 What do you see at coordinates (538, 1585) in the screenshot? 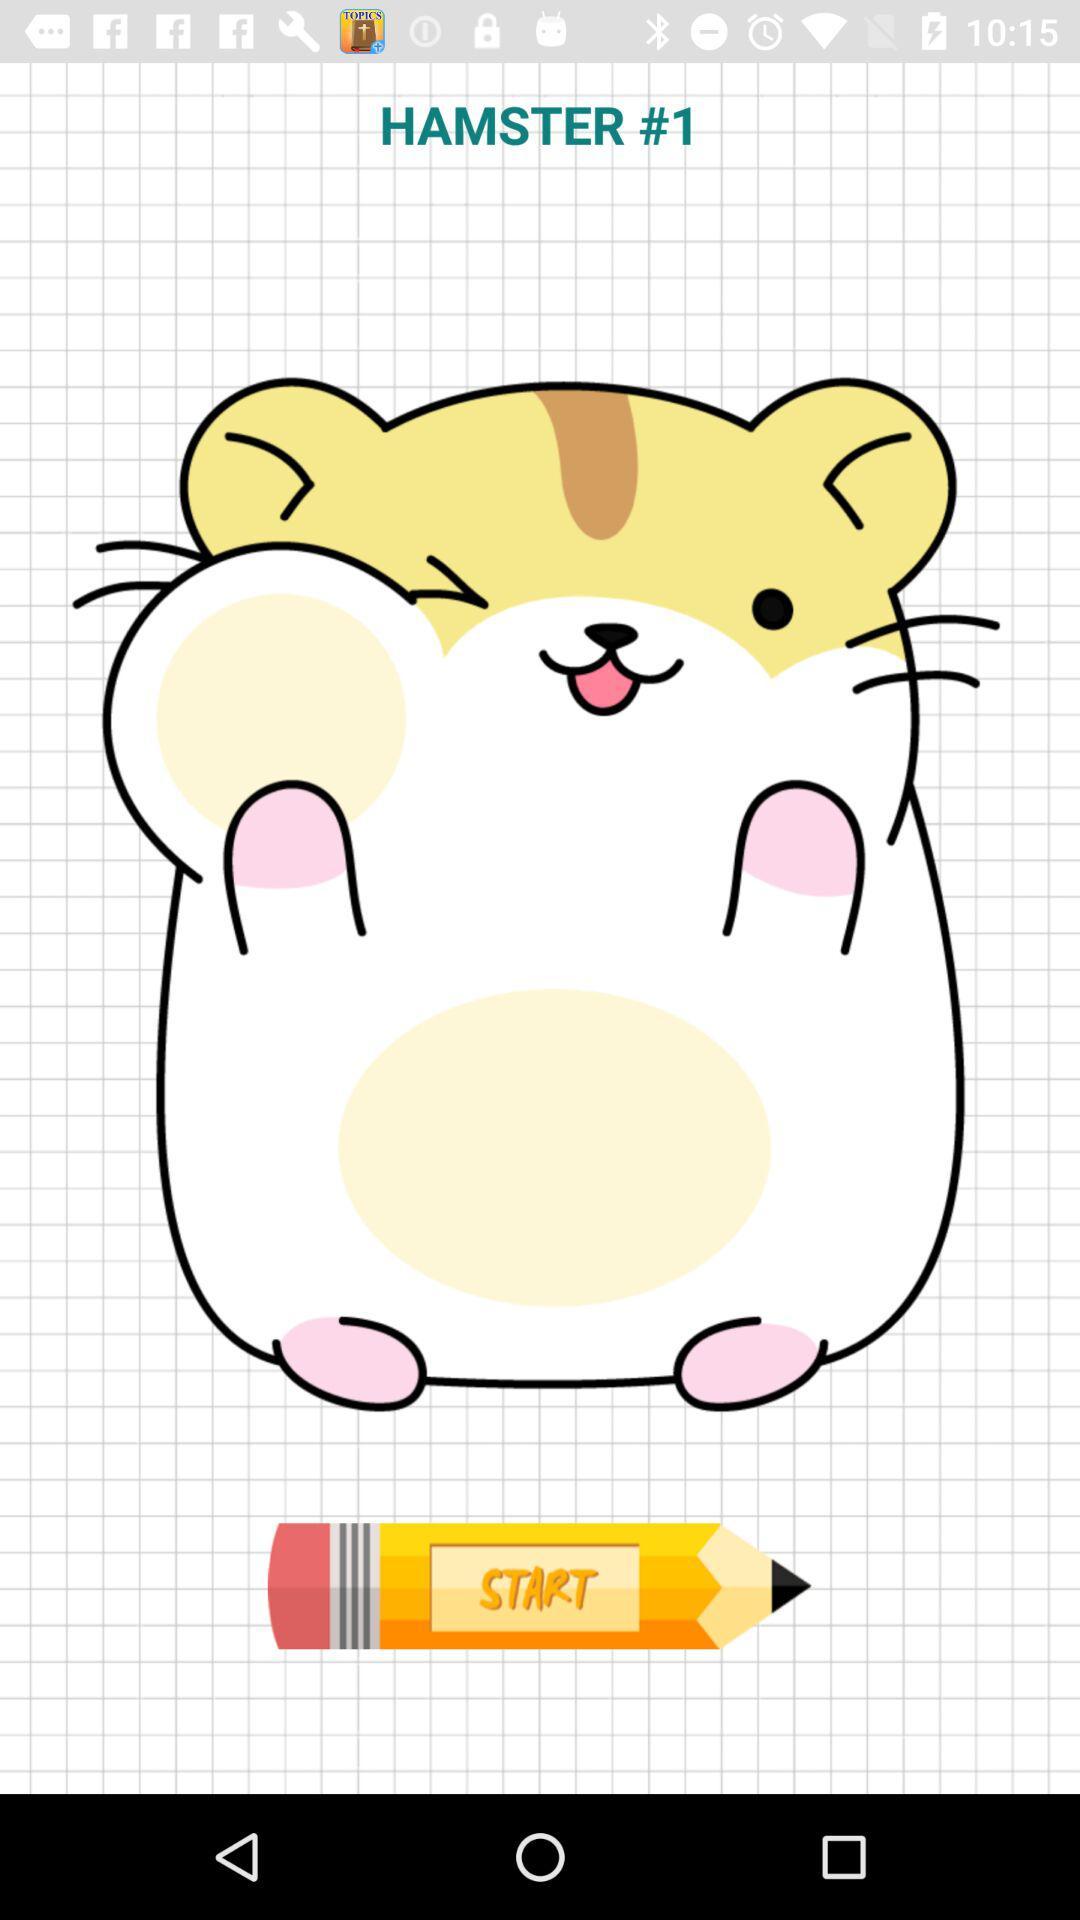
I see `start drawing` at bounding box center [538, 1585].